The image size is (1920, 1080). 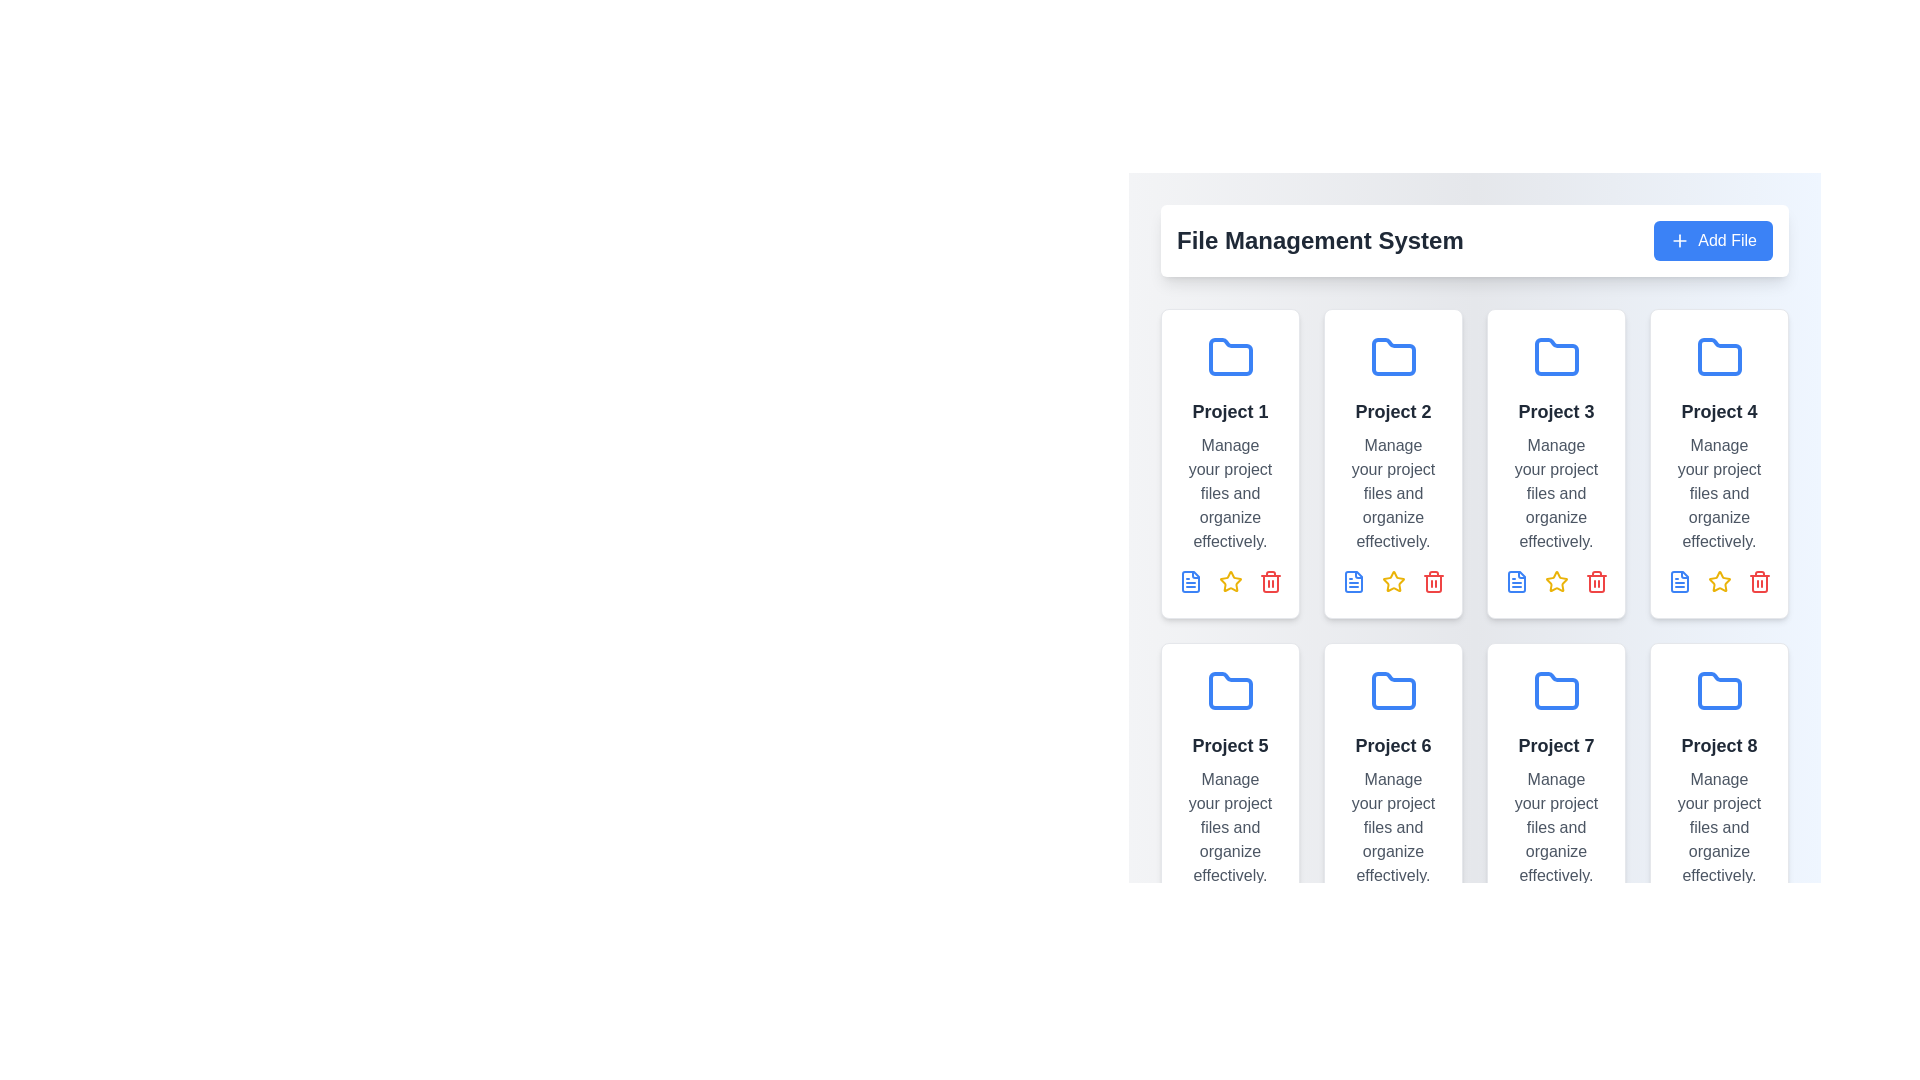 What do you see at coordinates (1392, 357) in the screenshot?
I see `the blue folder icon located in the upper region of the card interface under the 'Project 2' label` at bounding box center [1392, 357].